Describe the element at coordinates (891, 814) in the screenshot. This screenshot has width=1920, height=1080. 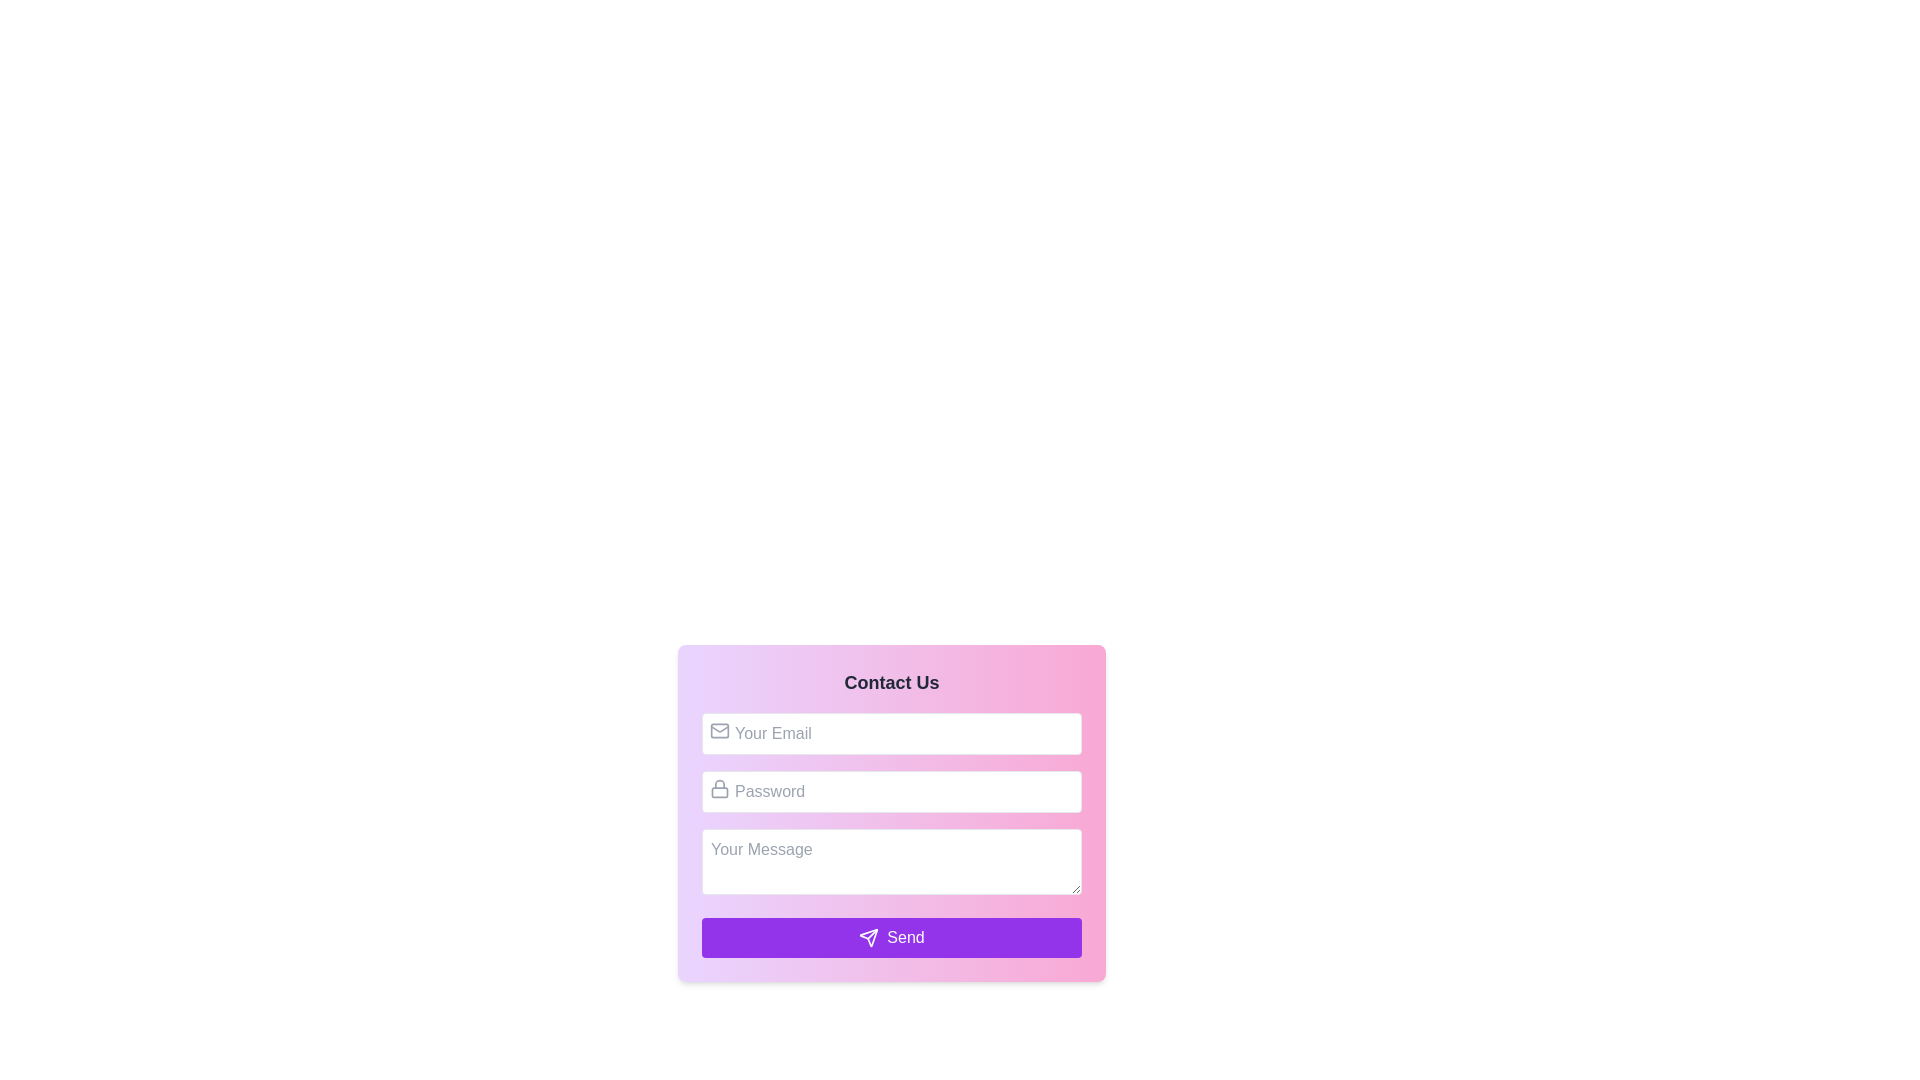
I see `the centered password input box labeled 'Password' to focus on it` at that location.